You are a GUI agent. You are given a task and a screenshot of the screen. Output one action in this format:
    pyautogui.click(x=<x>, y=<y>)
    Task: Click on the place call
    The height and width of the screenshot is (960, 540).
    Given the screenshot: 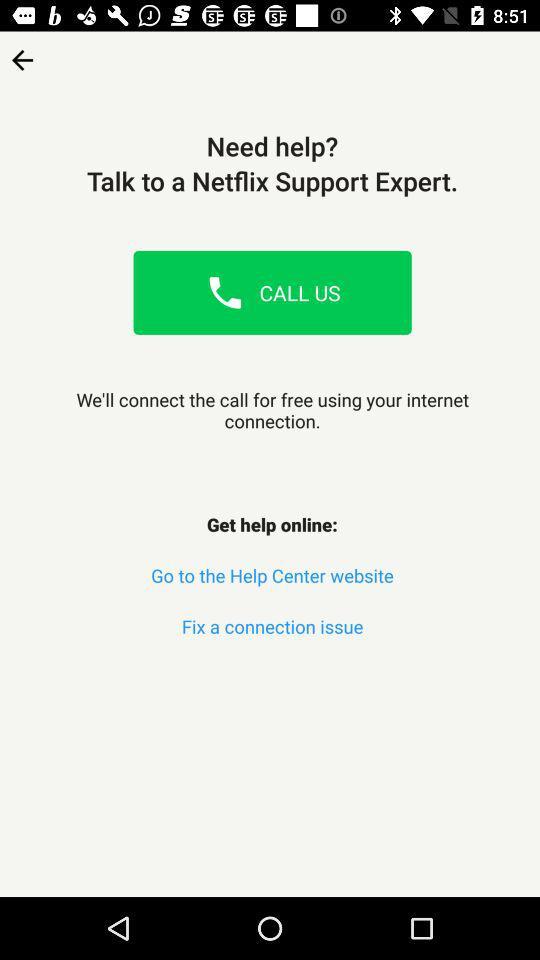 What is the action you would take?
    pyautogui.click(x=224, y=291)
    